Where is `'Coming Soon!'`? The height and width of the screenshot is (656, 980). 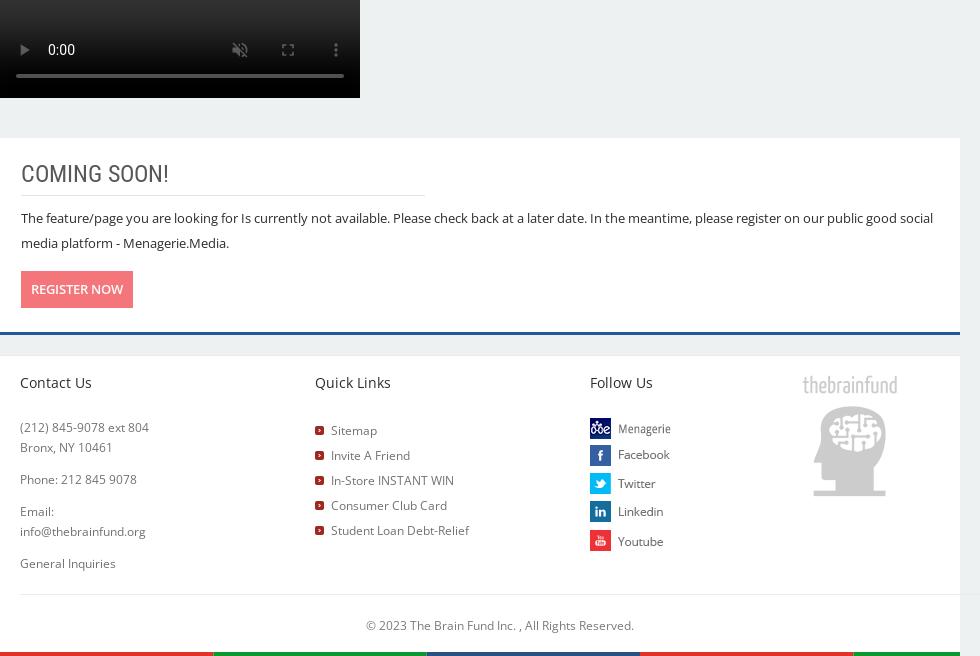
'Coming Soon!' is located at coordinates (94, 172).